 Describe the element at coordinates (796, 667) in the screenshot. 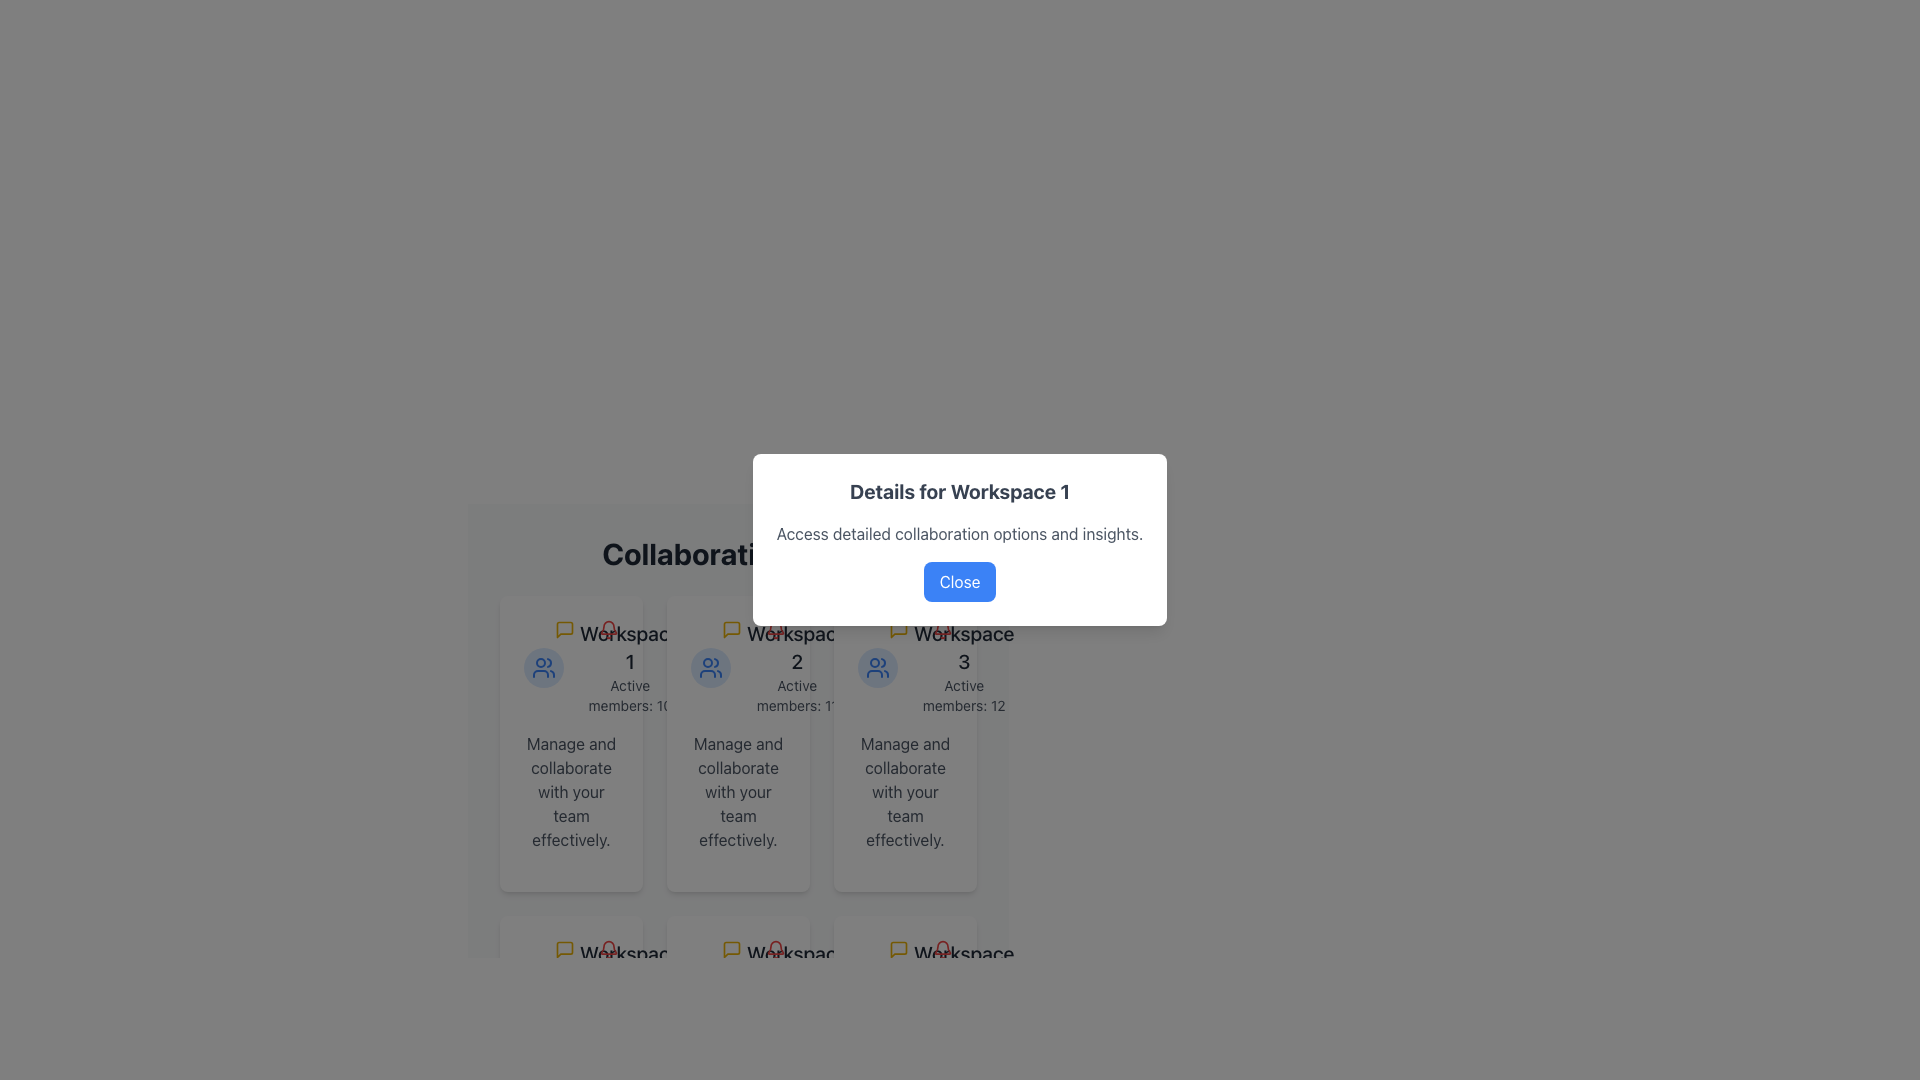

I see `information displayed in the Text element showing 'Workspace 2' and 'Active members: 11', which is positioned in the center column below the workspace icon` at that location.